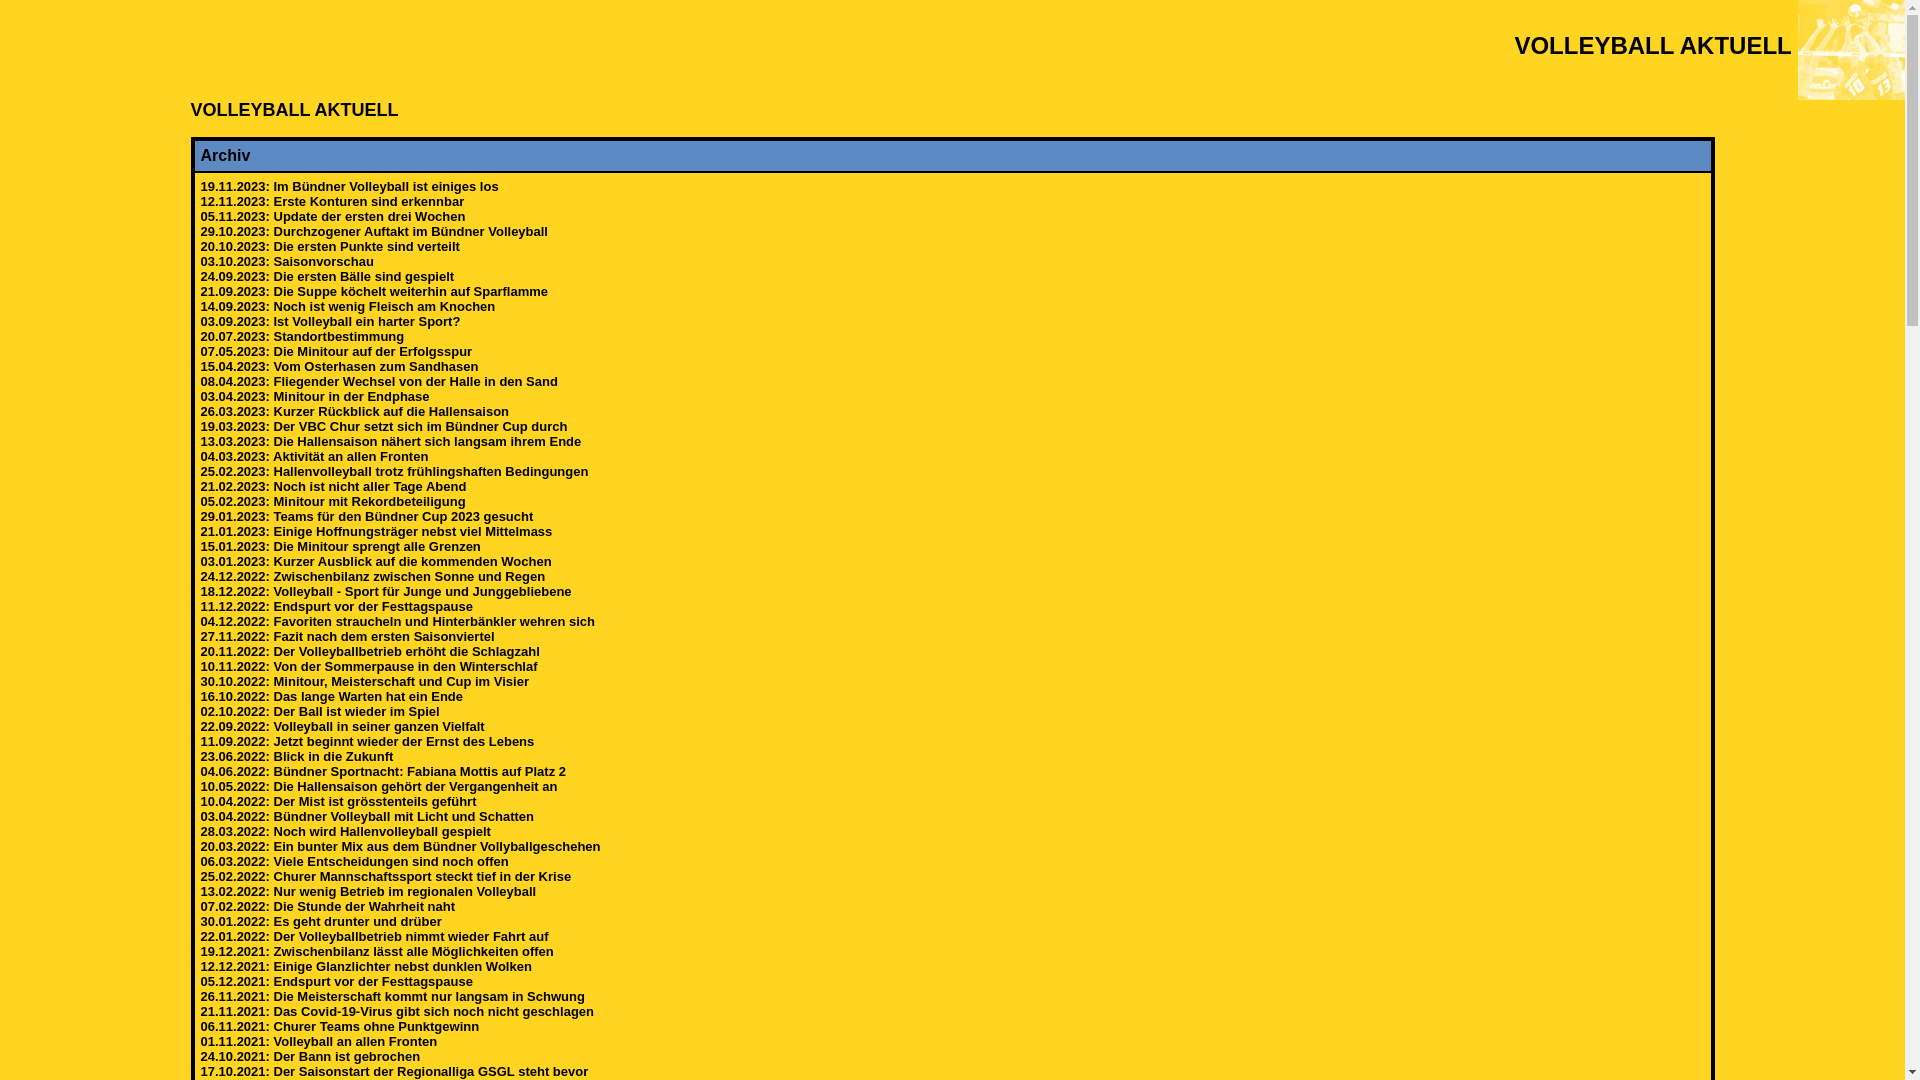  Describe the element at coordinates (378, 381) in the screenshot. I see `'08.04.2023: Fliegender Wechsel von der Halle in den Sand'` at that location.